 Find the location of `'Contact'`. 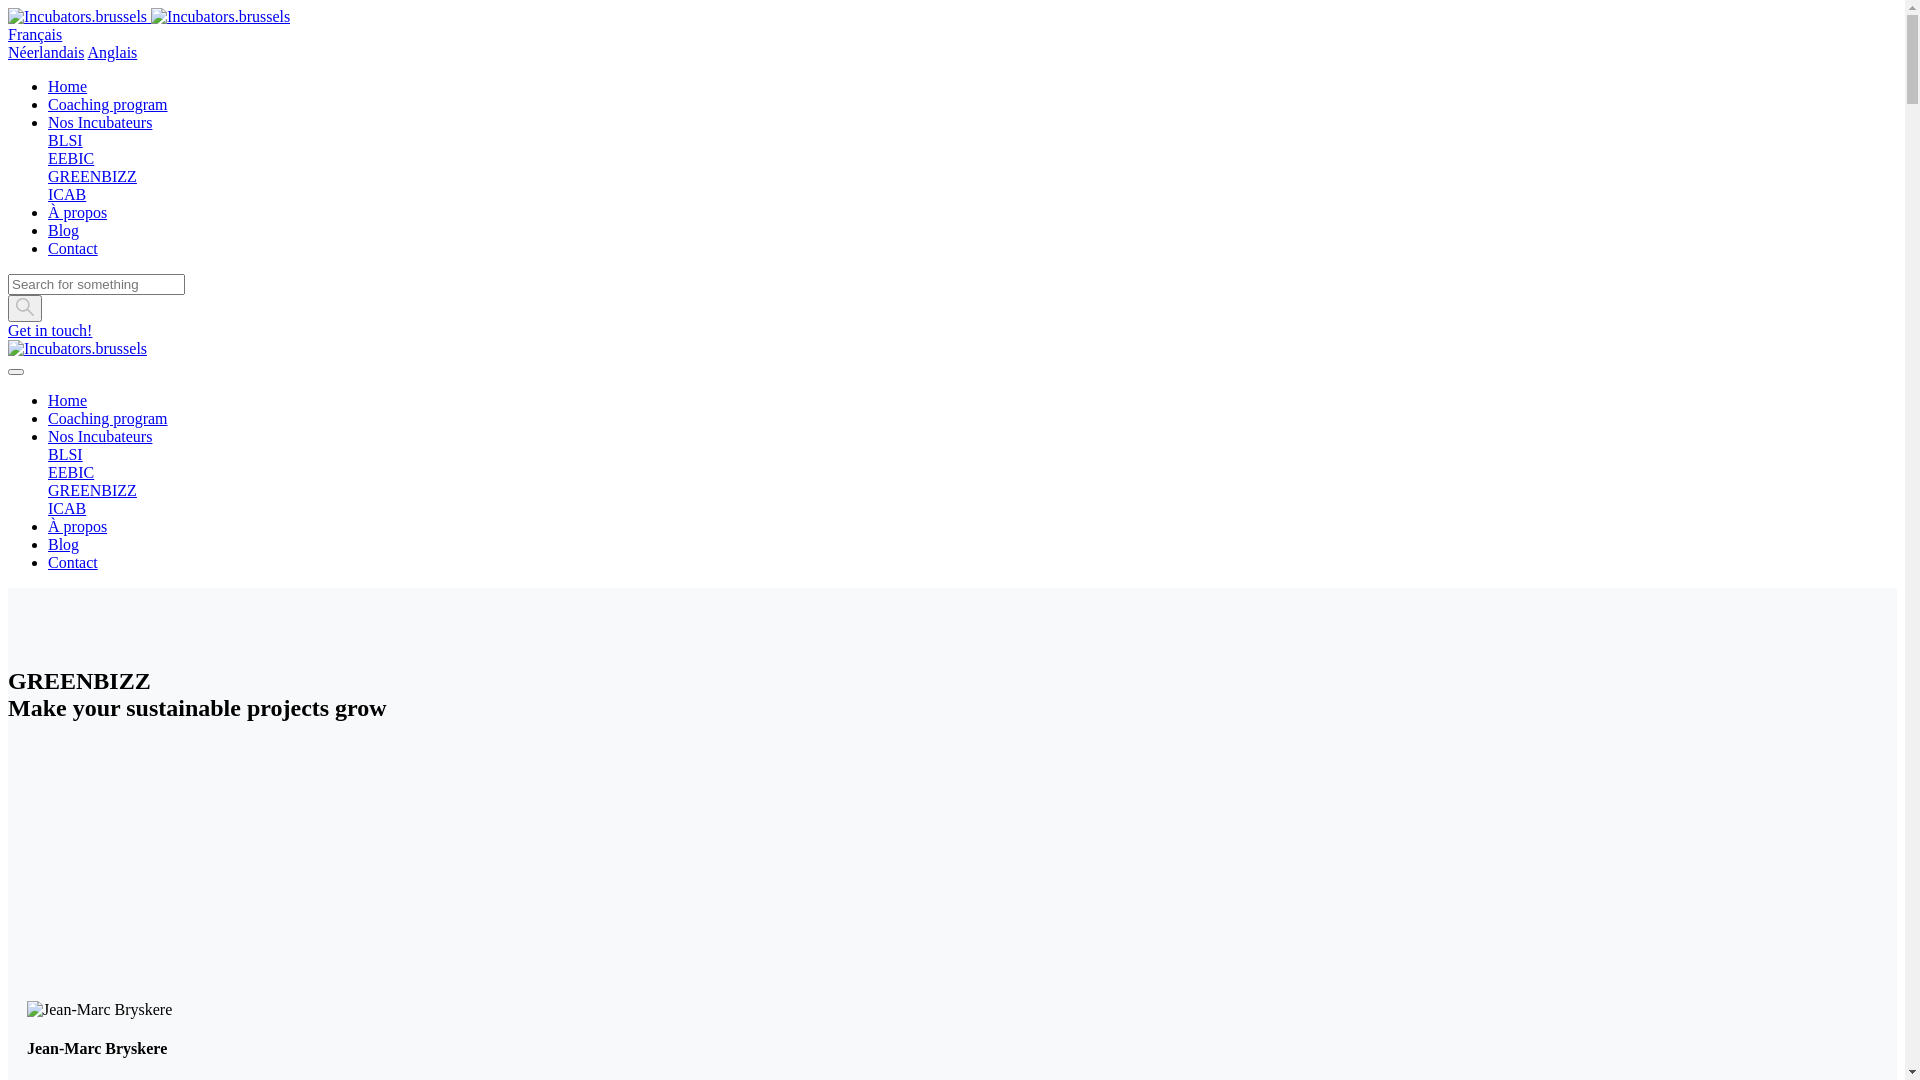

'Contact' is located at coordinates (72, 247).